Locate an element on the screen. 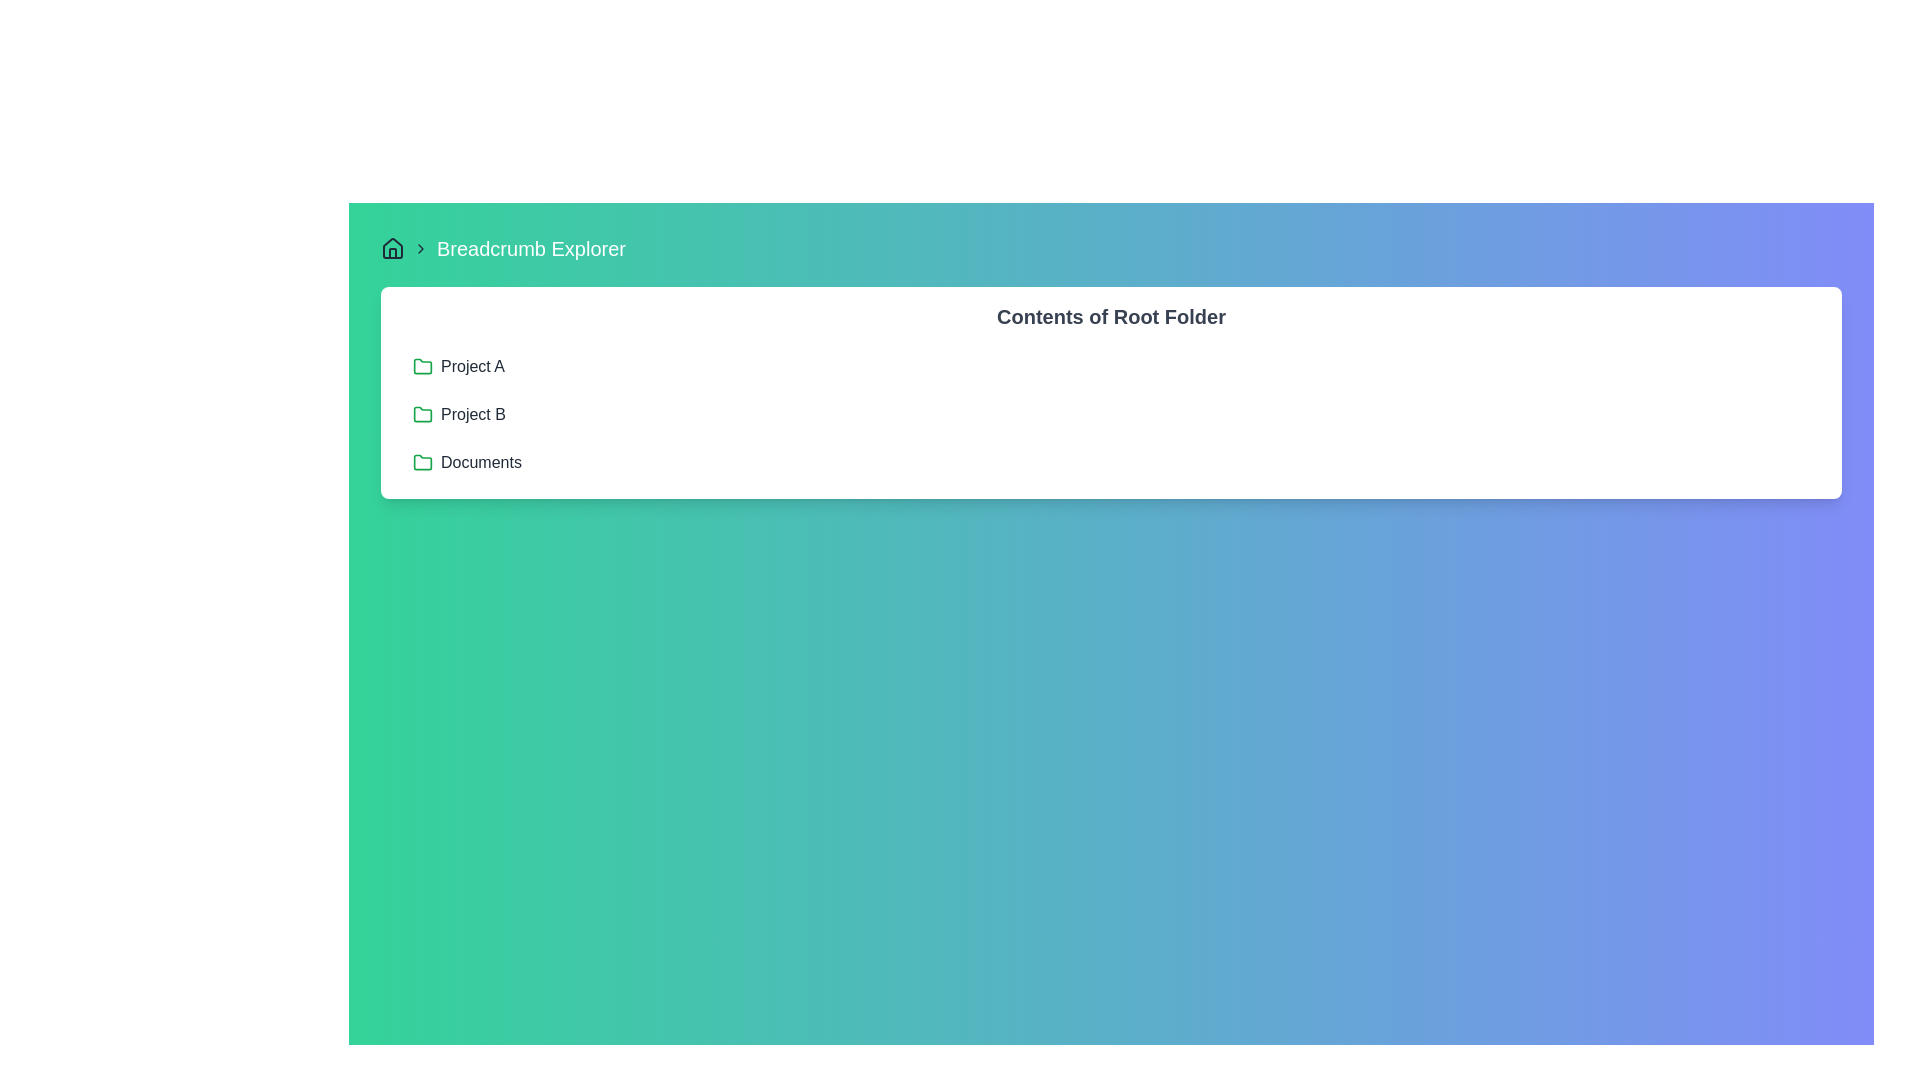  the folder icon representing 'Project A' in the Breadcrumb Explorer list is located at coordinates (421, 366).